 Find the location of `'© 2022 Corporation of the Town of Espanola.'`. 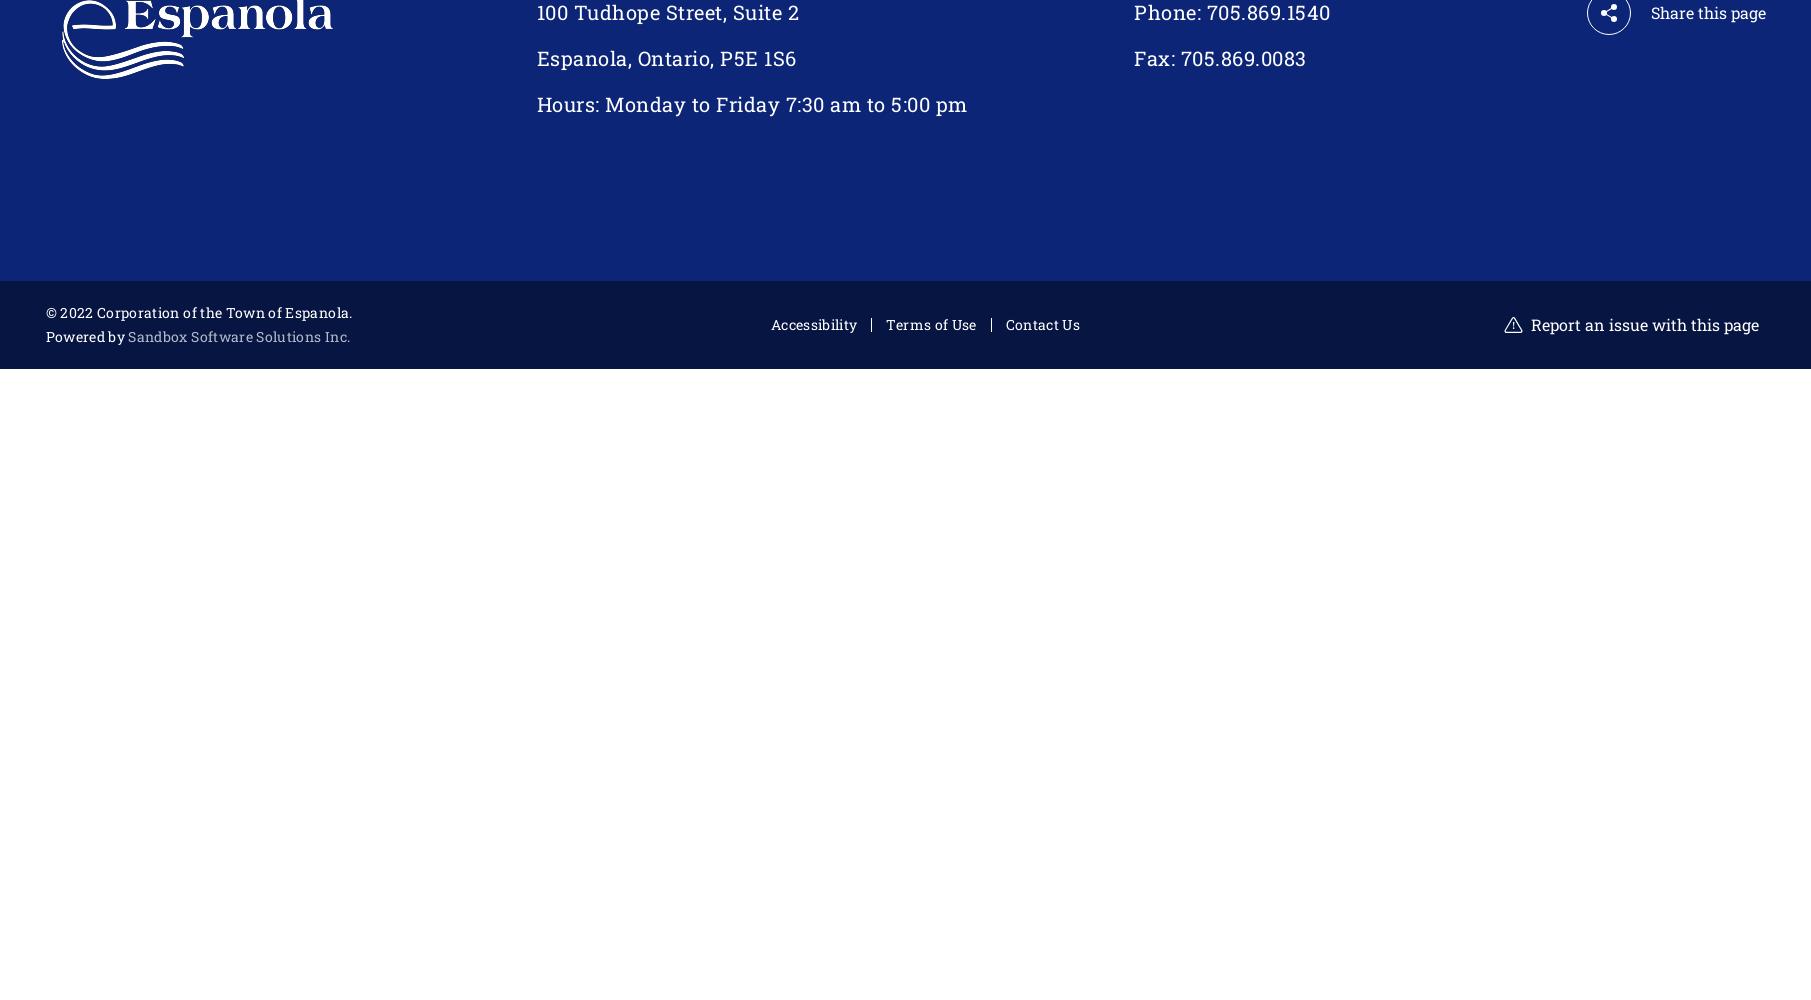

'© 2022 Corporation of the Town of Espanola.' is located at coordinates (44, 312).